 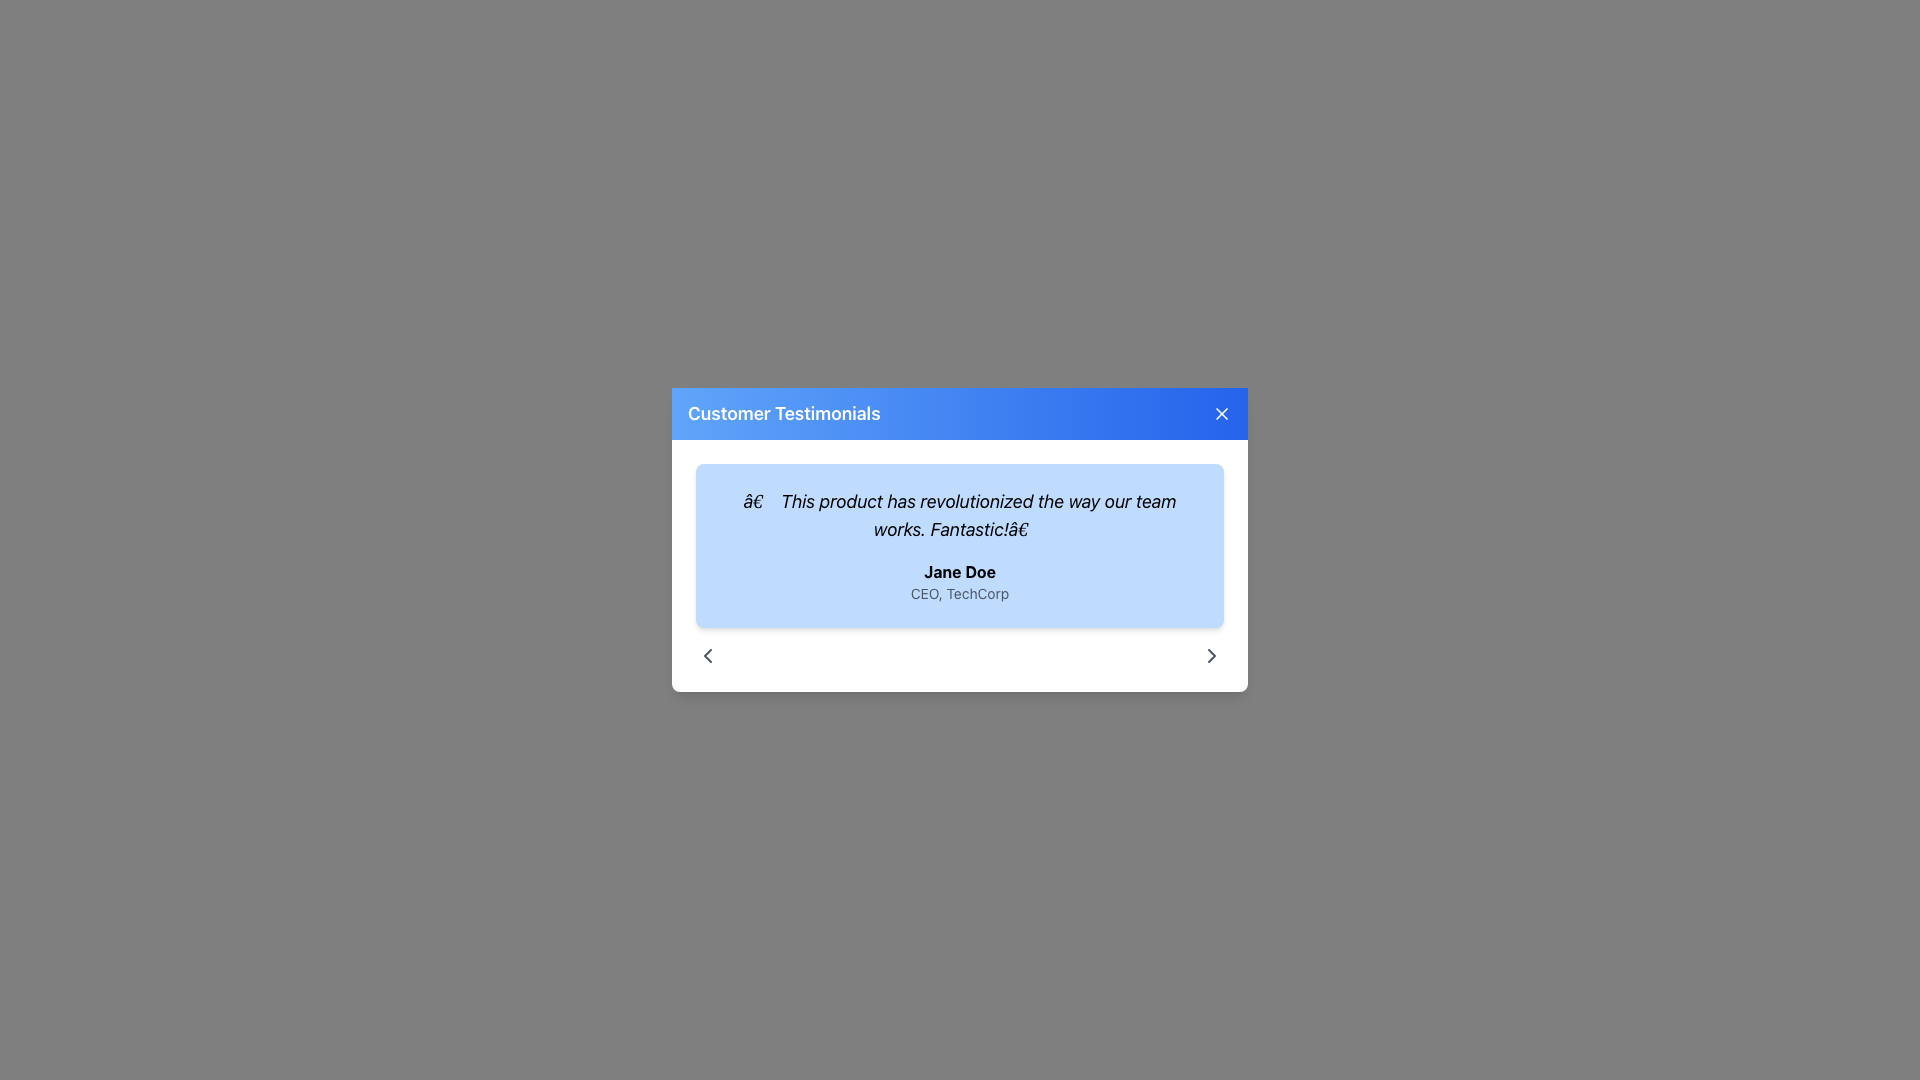 I want to click on the small, square-shaped blue button with an 'X' symbol in the center, located in the top-right corner of the 'Customer Testimonials' modal to trigger hover effects, so click(x=1221, y=412).